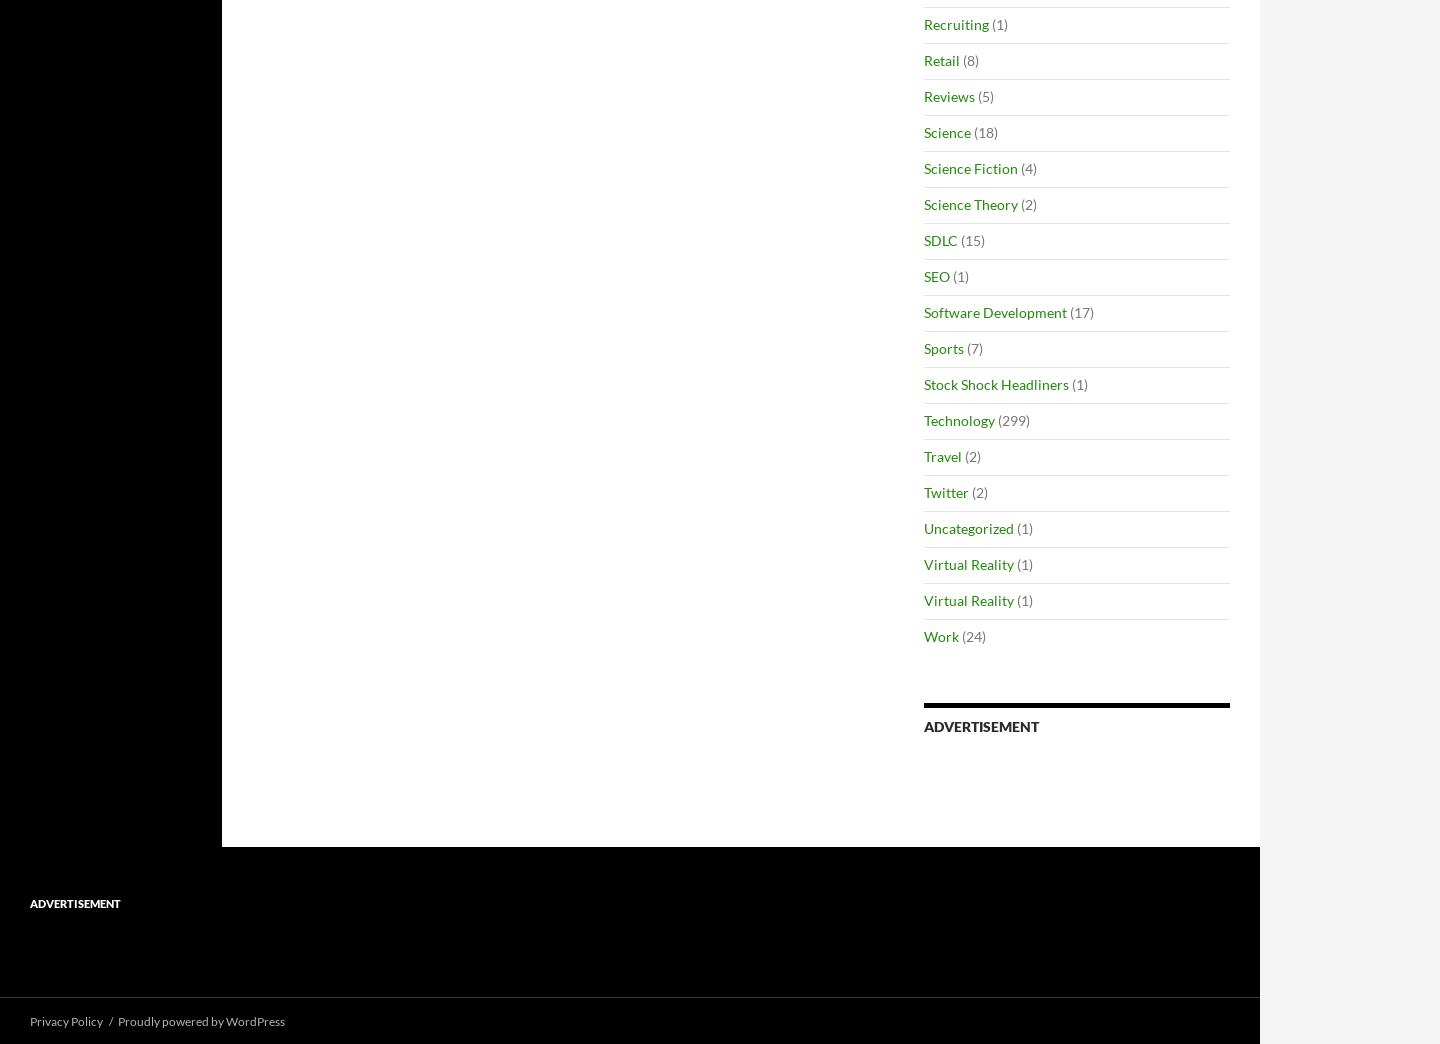  I want to click on '(15)', so click(970, 240).